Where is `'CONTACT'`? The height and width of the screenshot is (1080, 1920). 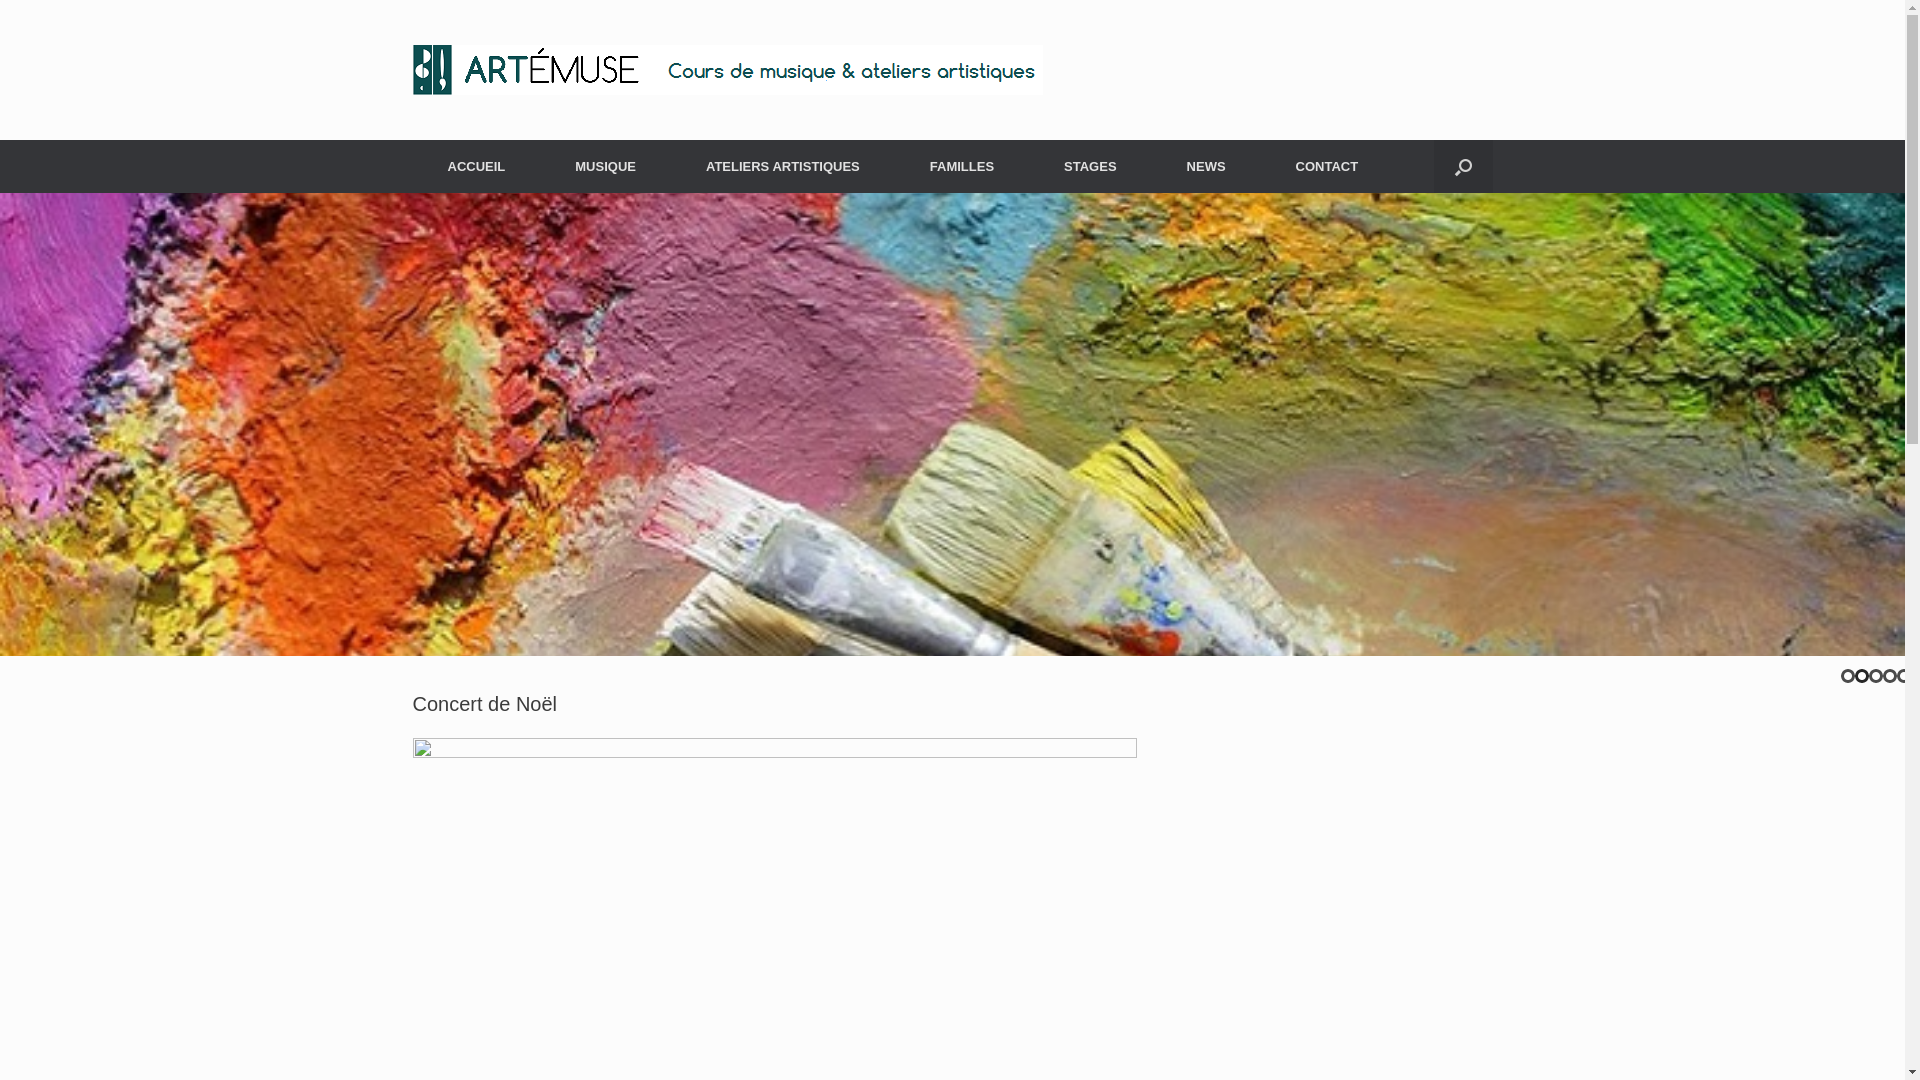 'CONTACT' is located at coordinates (1327, 165).